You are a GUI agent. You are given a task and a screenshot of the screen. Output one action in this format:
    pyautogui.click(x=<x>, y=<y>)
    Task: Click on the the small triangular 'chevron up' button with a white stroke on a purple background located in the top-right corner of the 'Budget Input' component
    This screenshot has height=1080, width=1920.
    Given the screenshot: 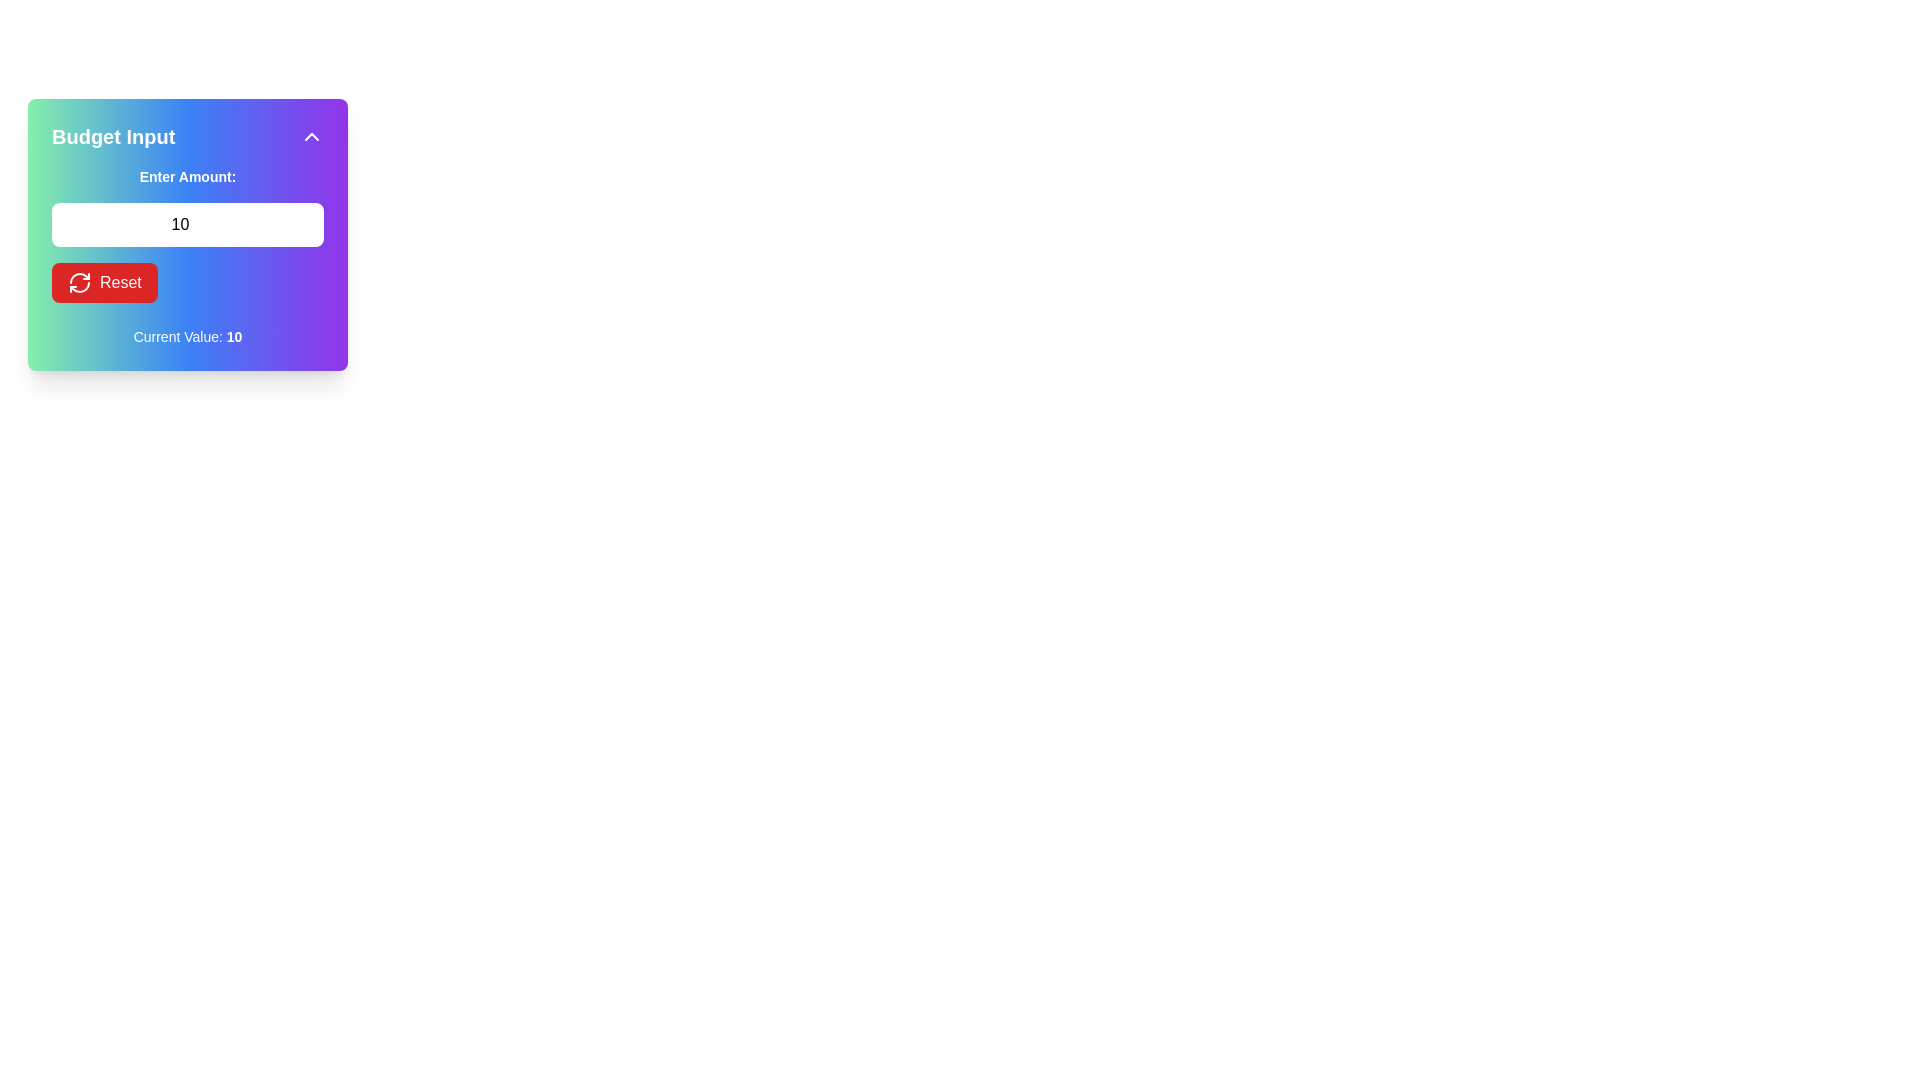 What is the action you would take?
    pyautogui.click(x=311, y=136)
    